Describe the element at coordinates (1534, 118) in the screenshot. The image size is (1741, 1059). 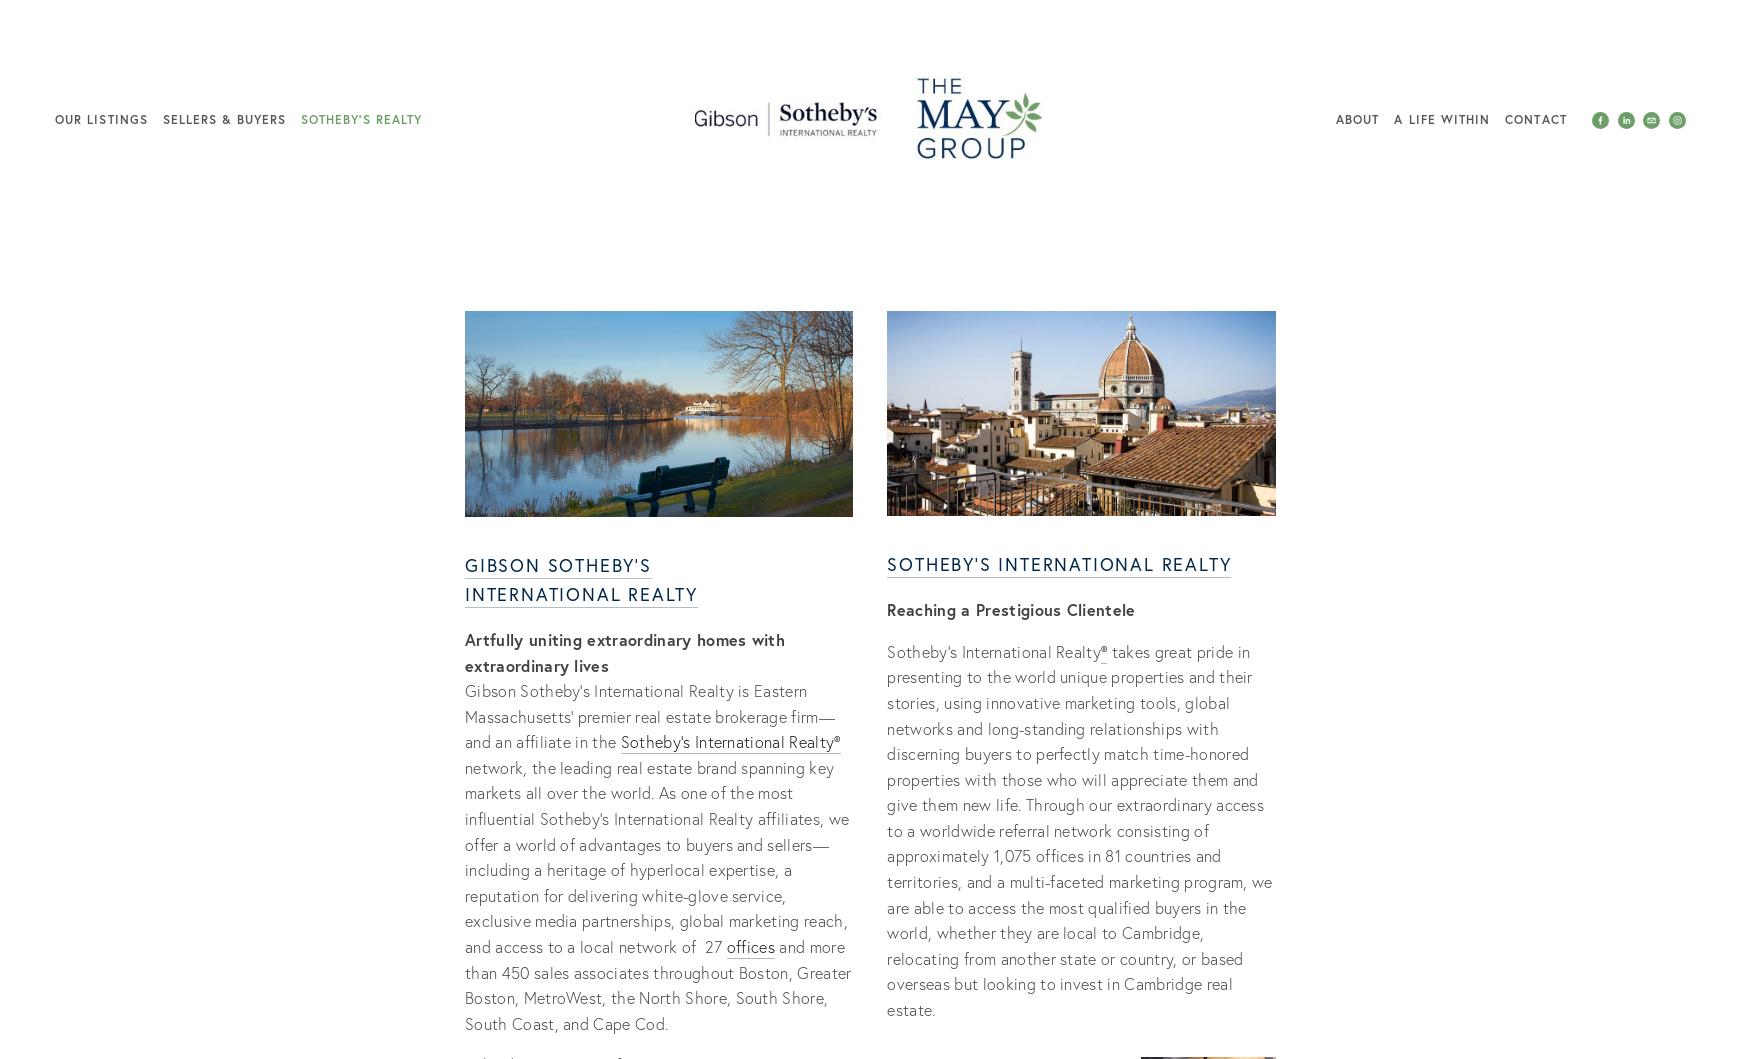
I see `'Contact'` at that location.